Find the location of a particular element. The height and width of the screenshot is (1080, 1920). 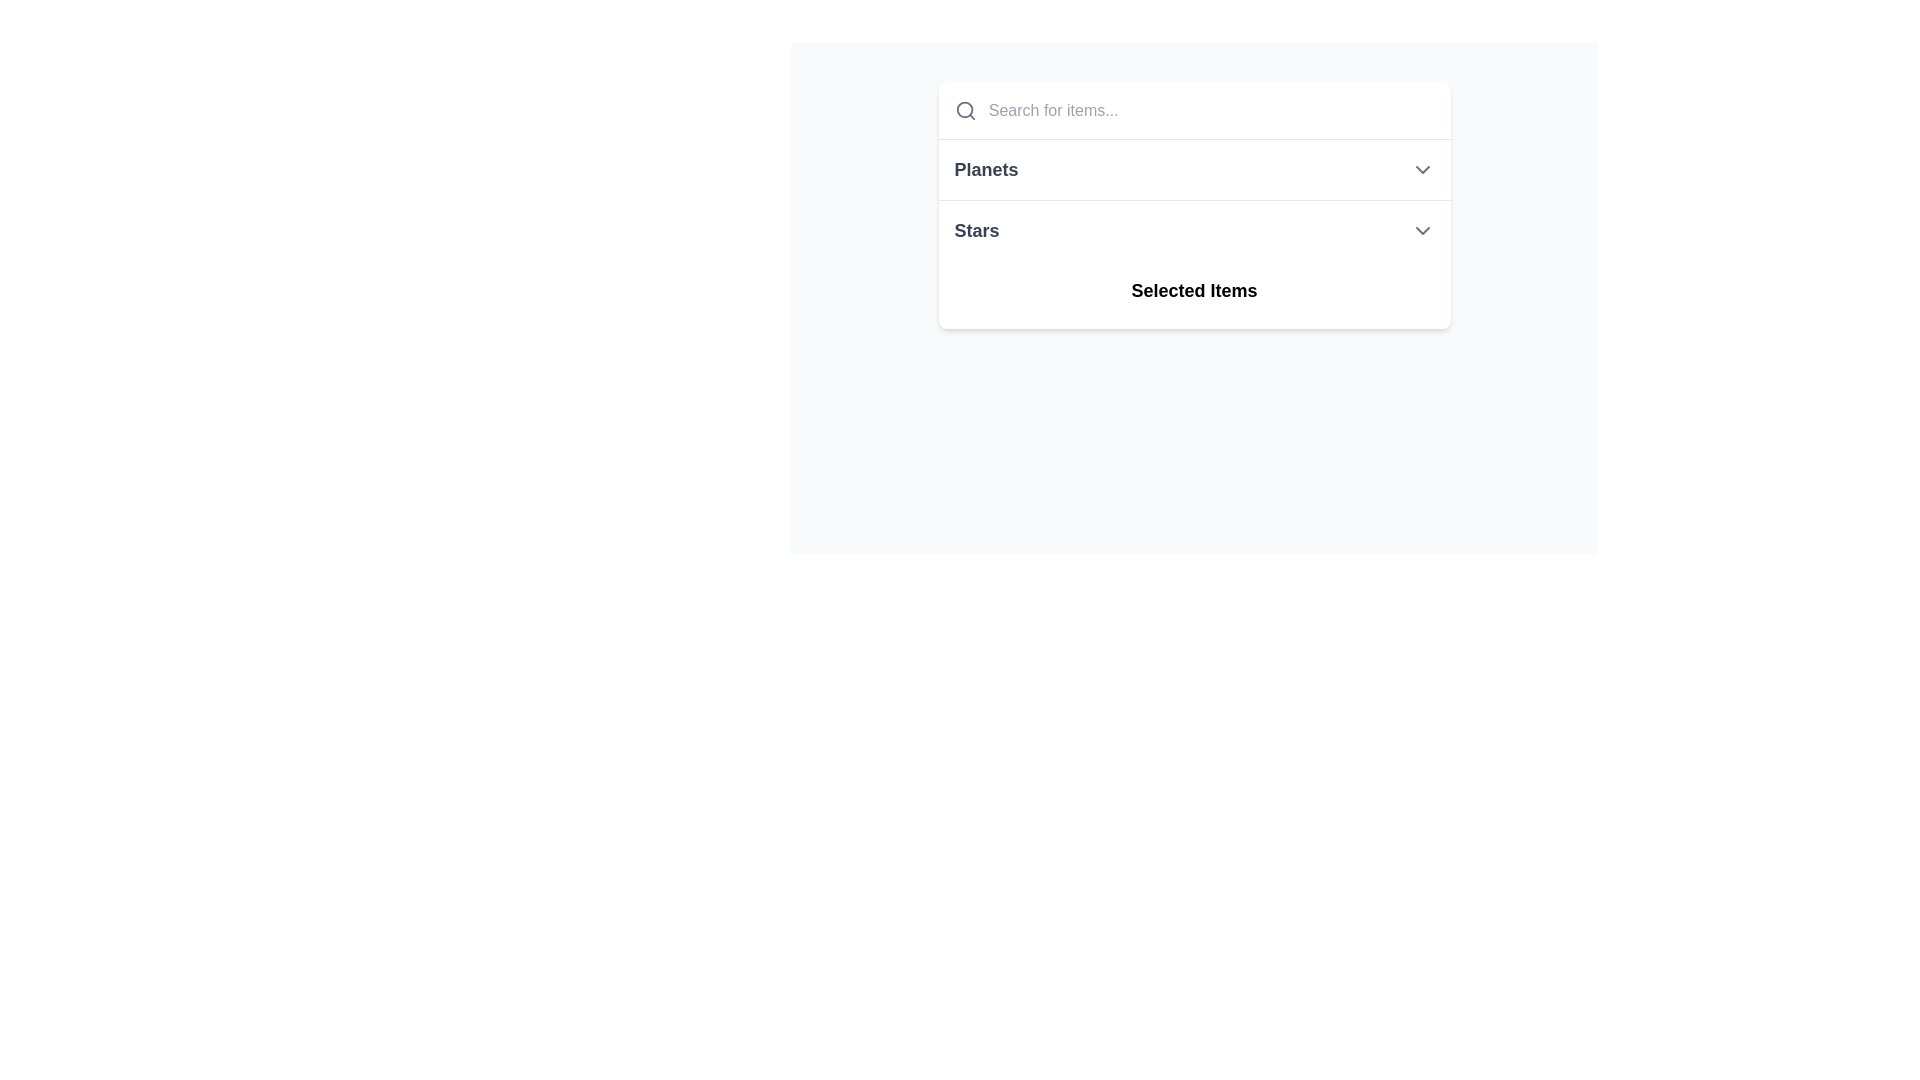

the second item is located at coordinates (1194, 229).